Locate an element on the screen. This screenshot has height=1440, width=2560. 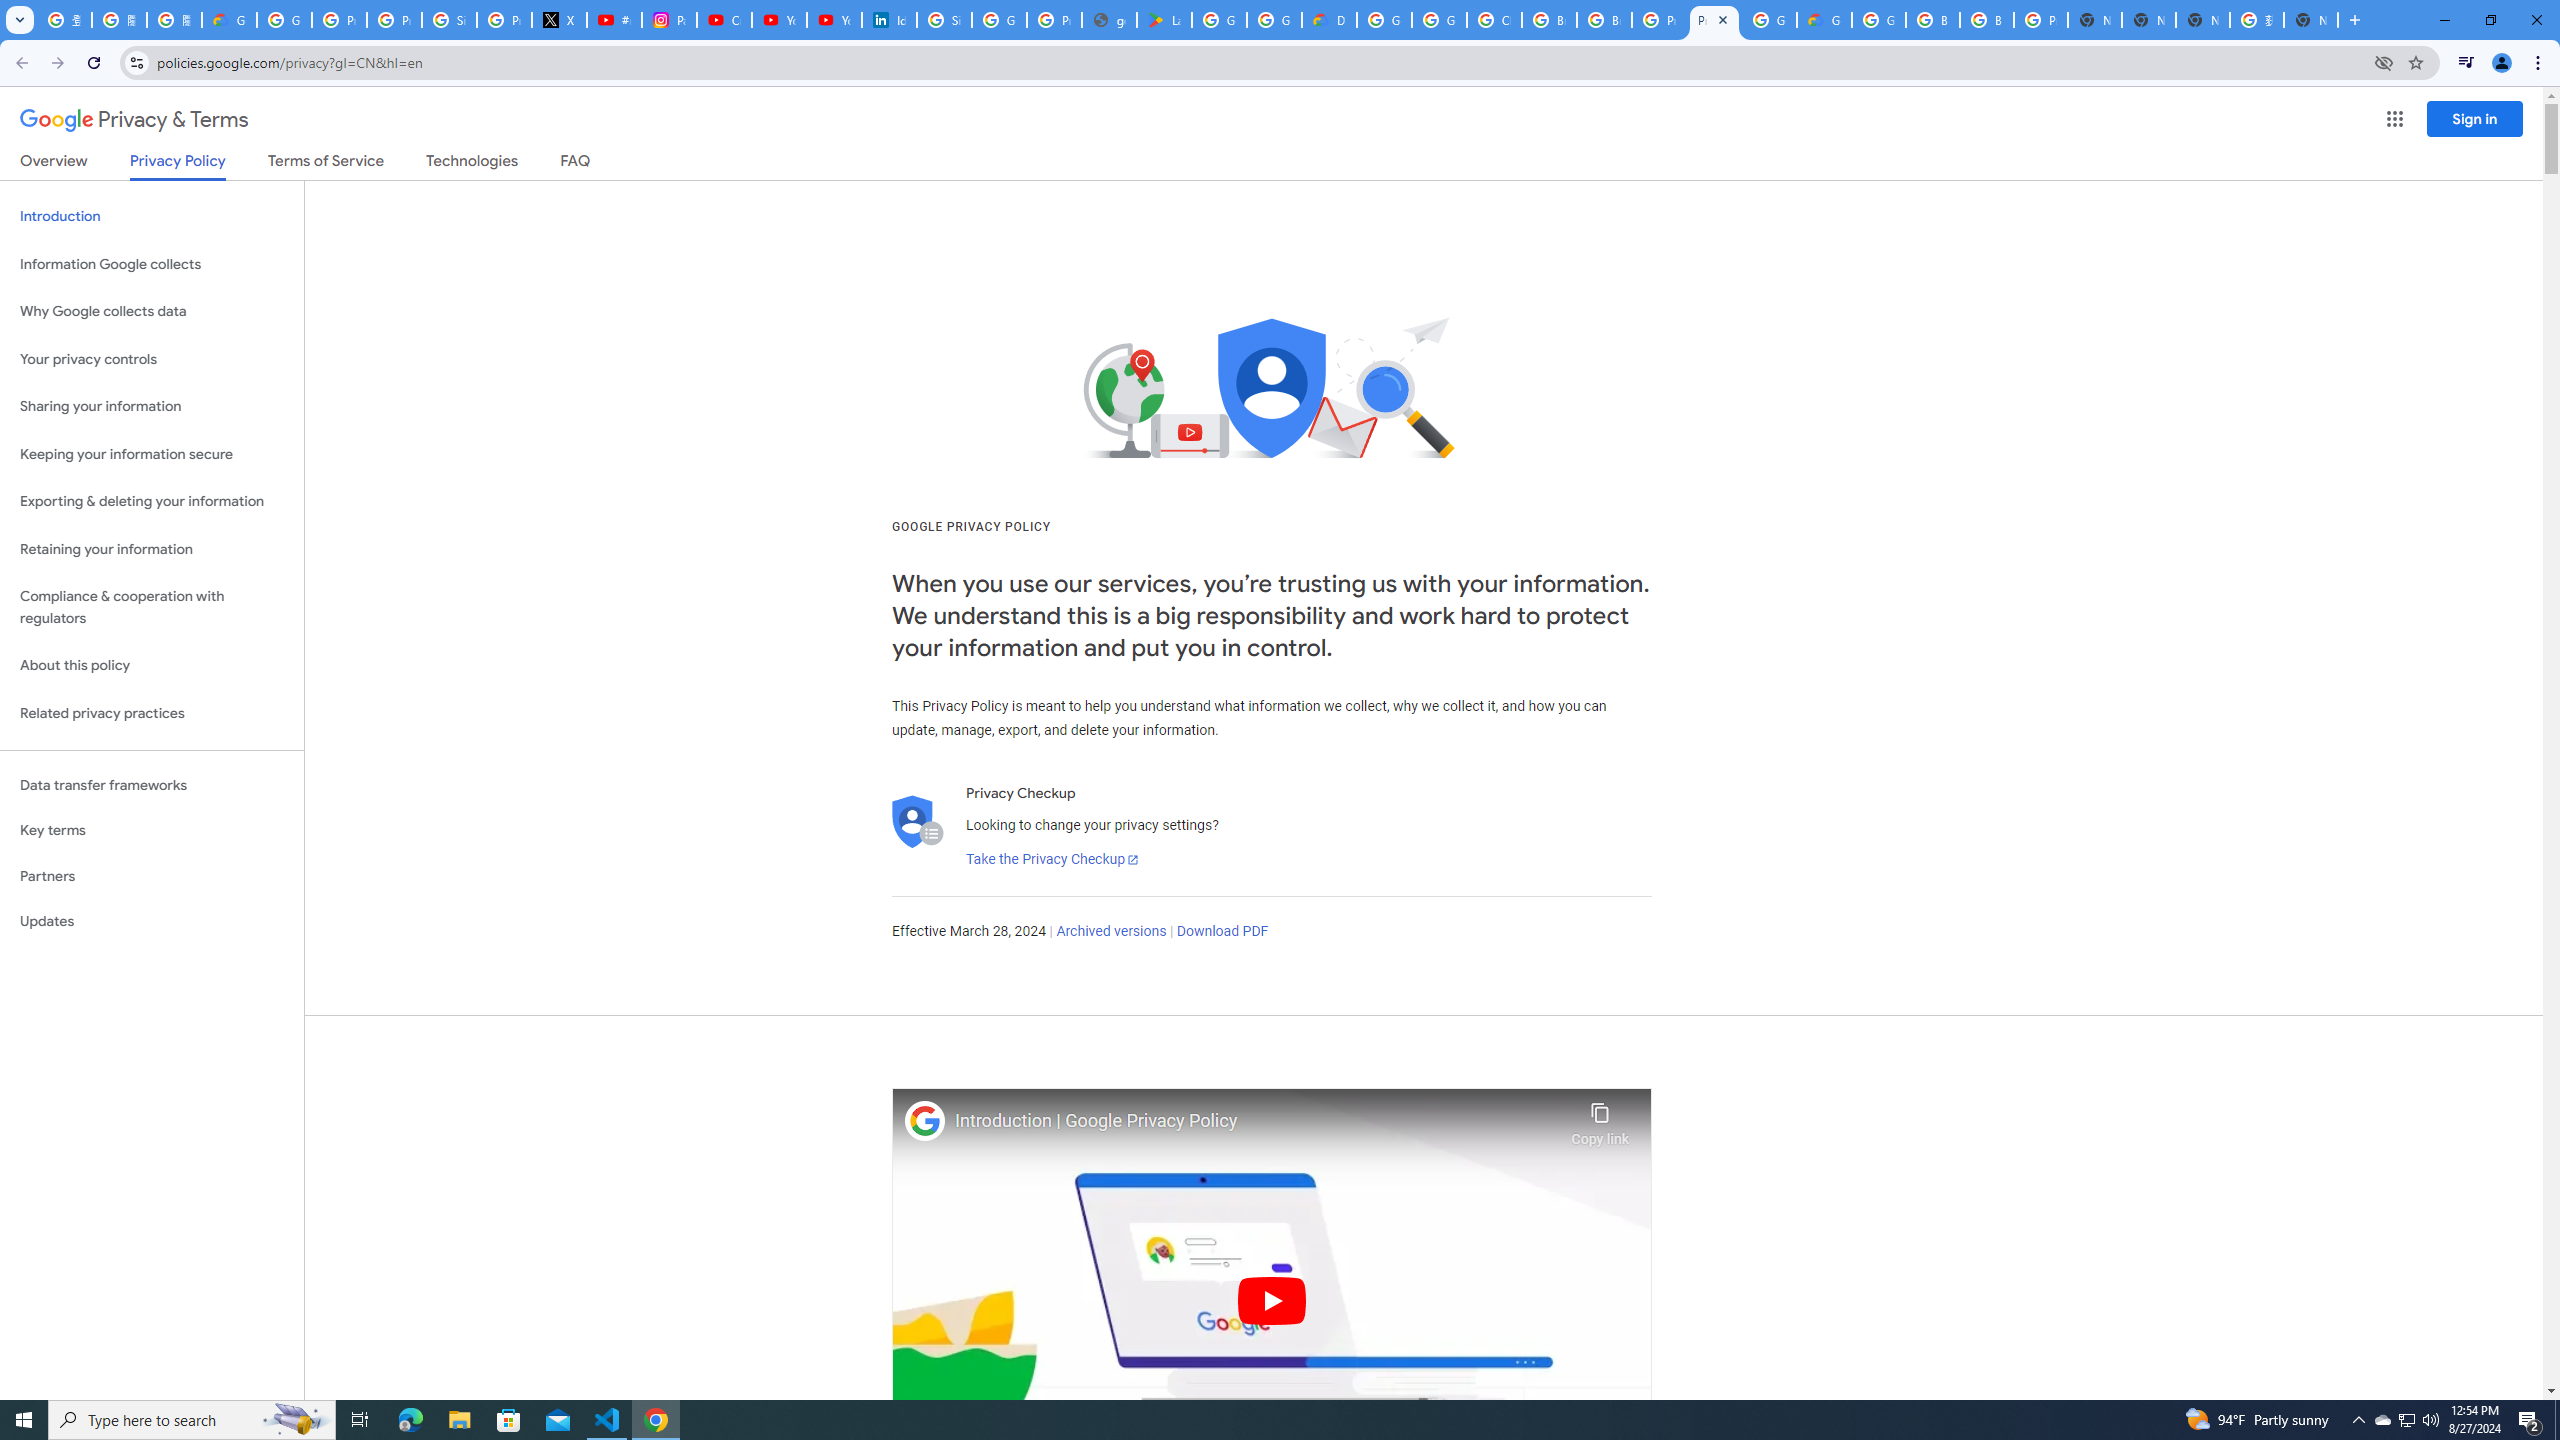
'Privacy Help Center - Policies Help' is located at coordinates (394, 19).